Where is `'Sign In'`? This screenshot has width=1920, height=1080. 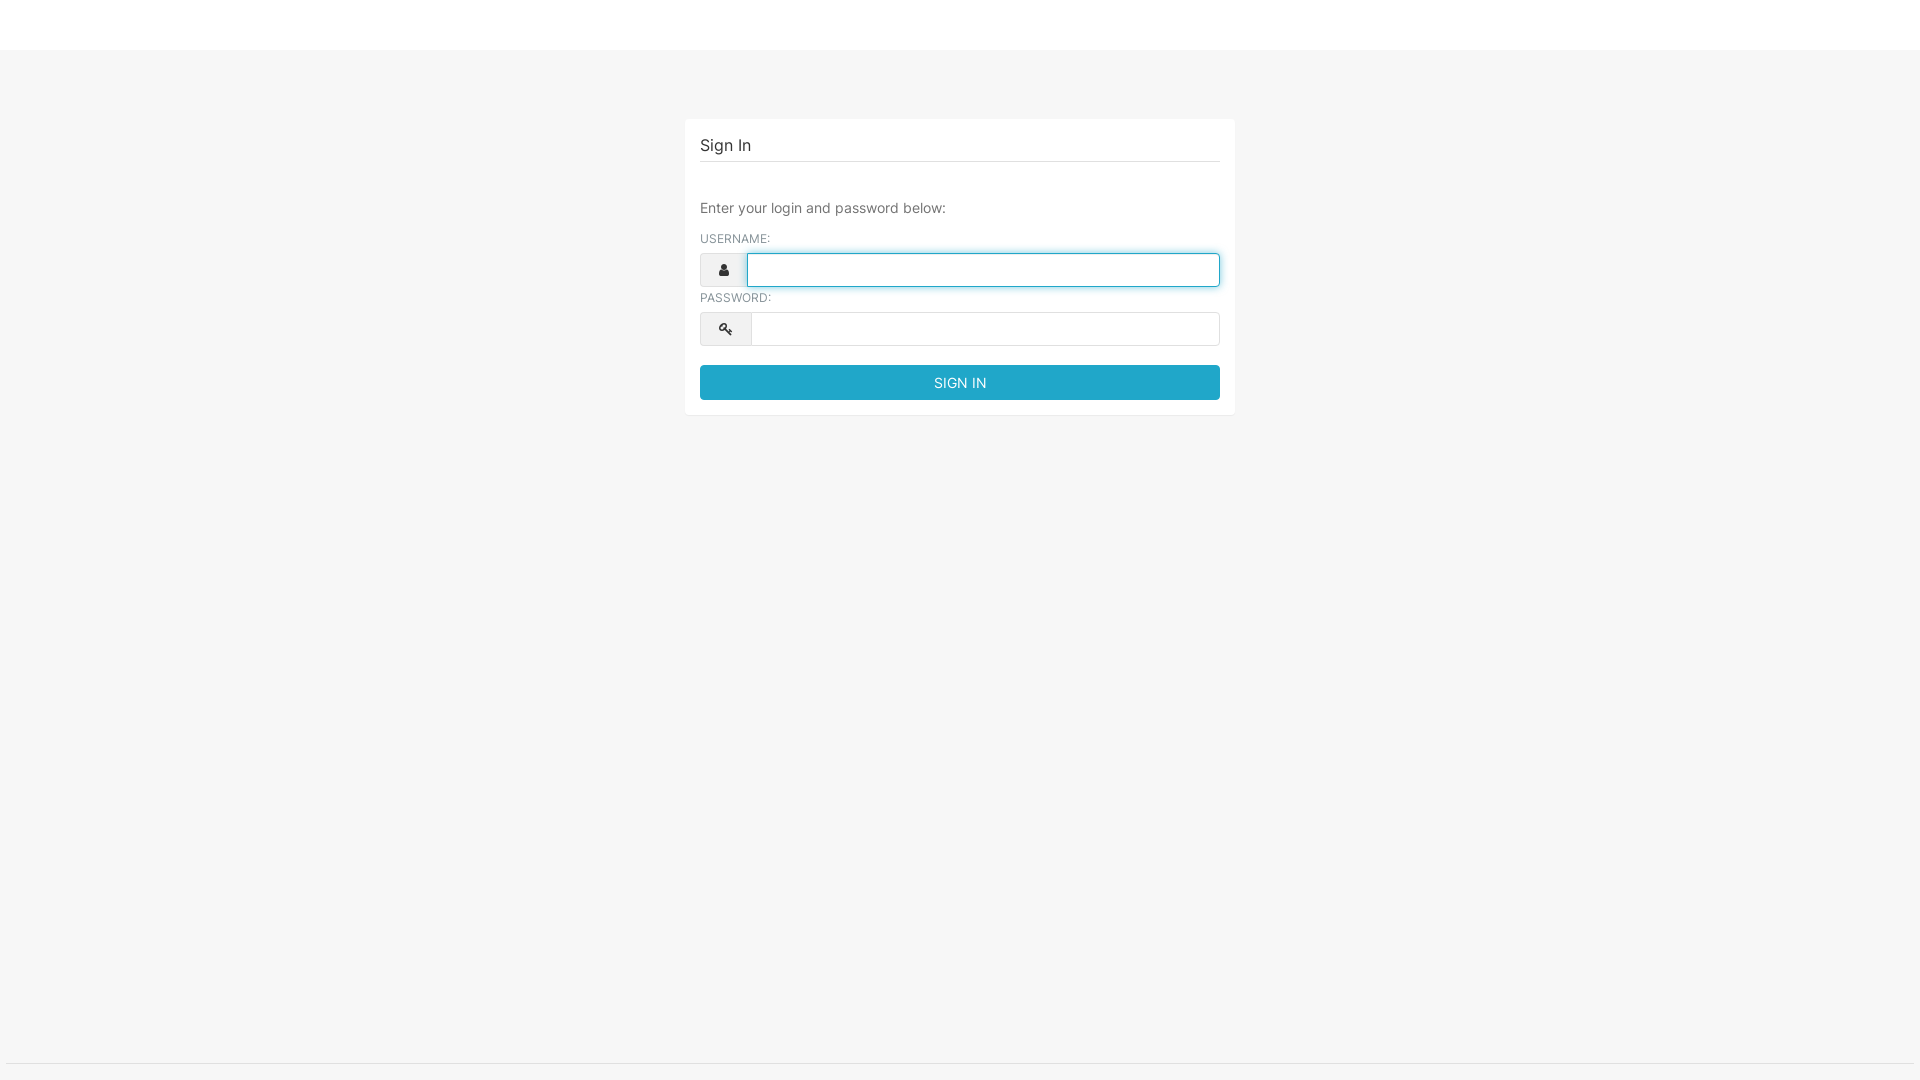 'Sign In' is located at coordinates (960, 382).